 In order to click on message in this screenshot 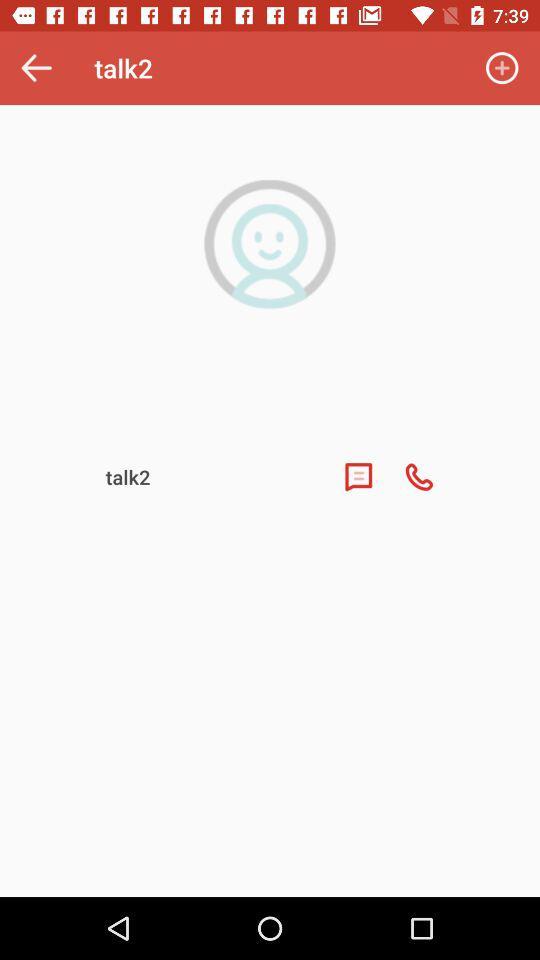, I will do `click(357, 477)`.